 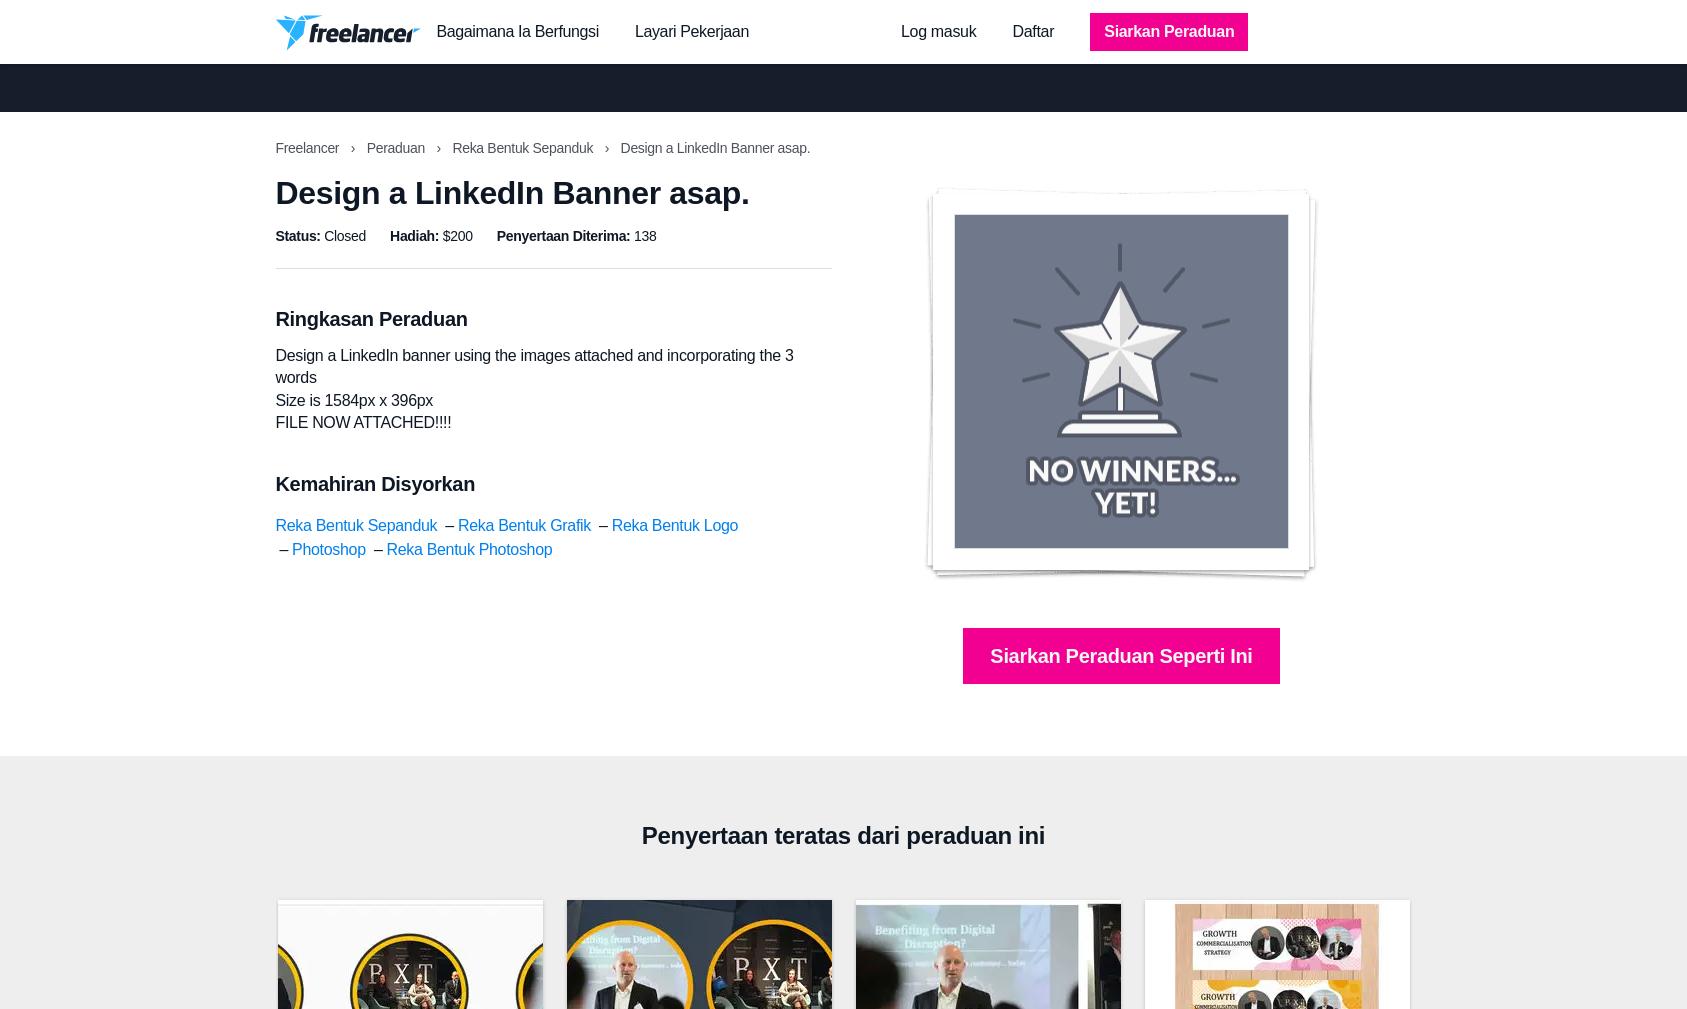 I want to click on '$200', so click(x=455, y=233).